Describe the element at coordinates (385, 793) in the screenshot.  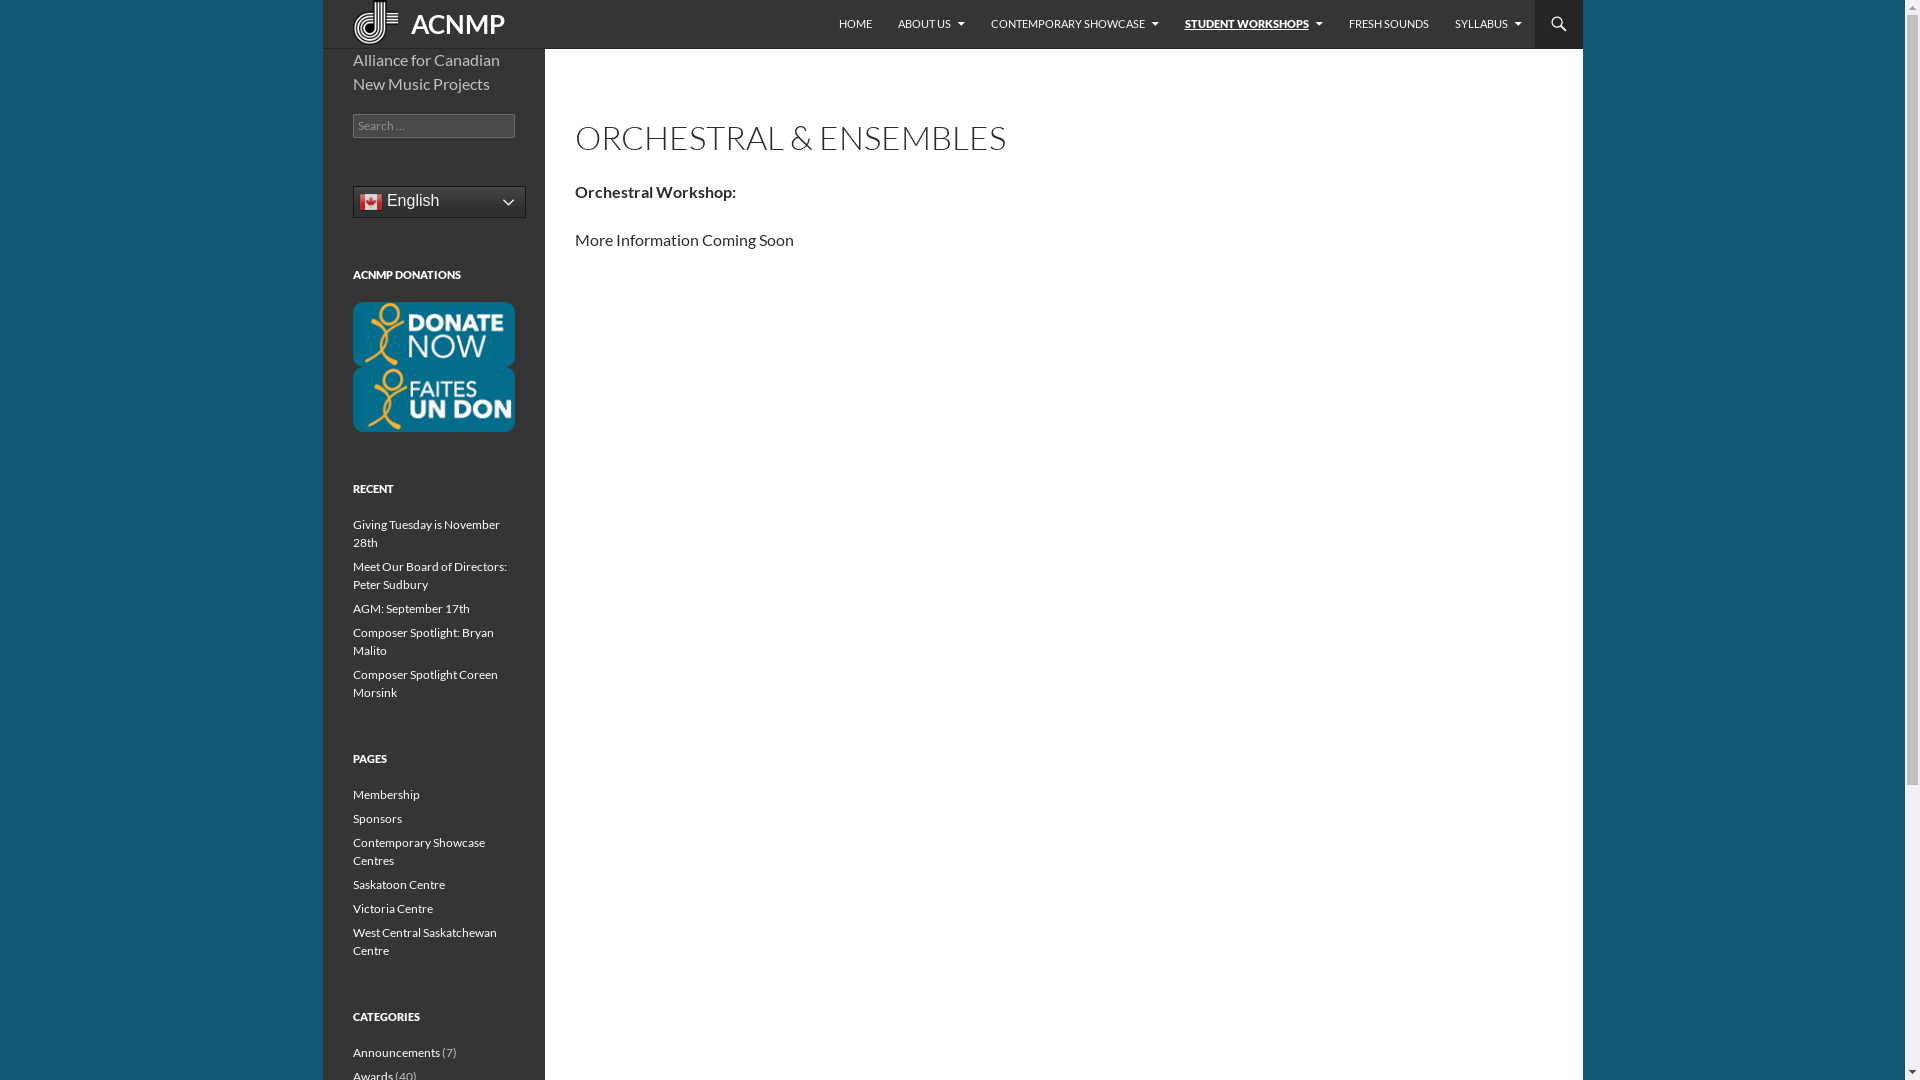
I see `'Membership'` at that location.